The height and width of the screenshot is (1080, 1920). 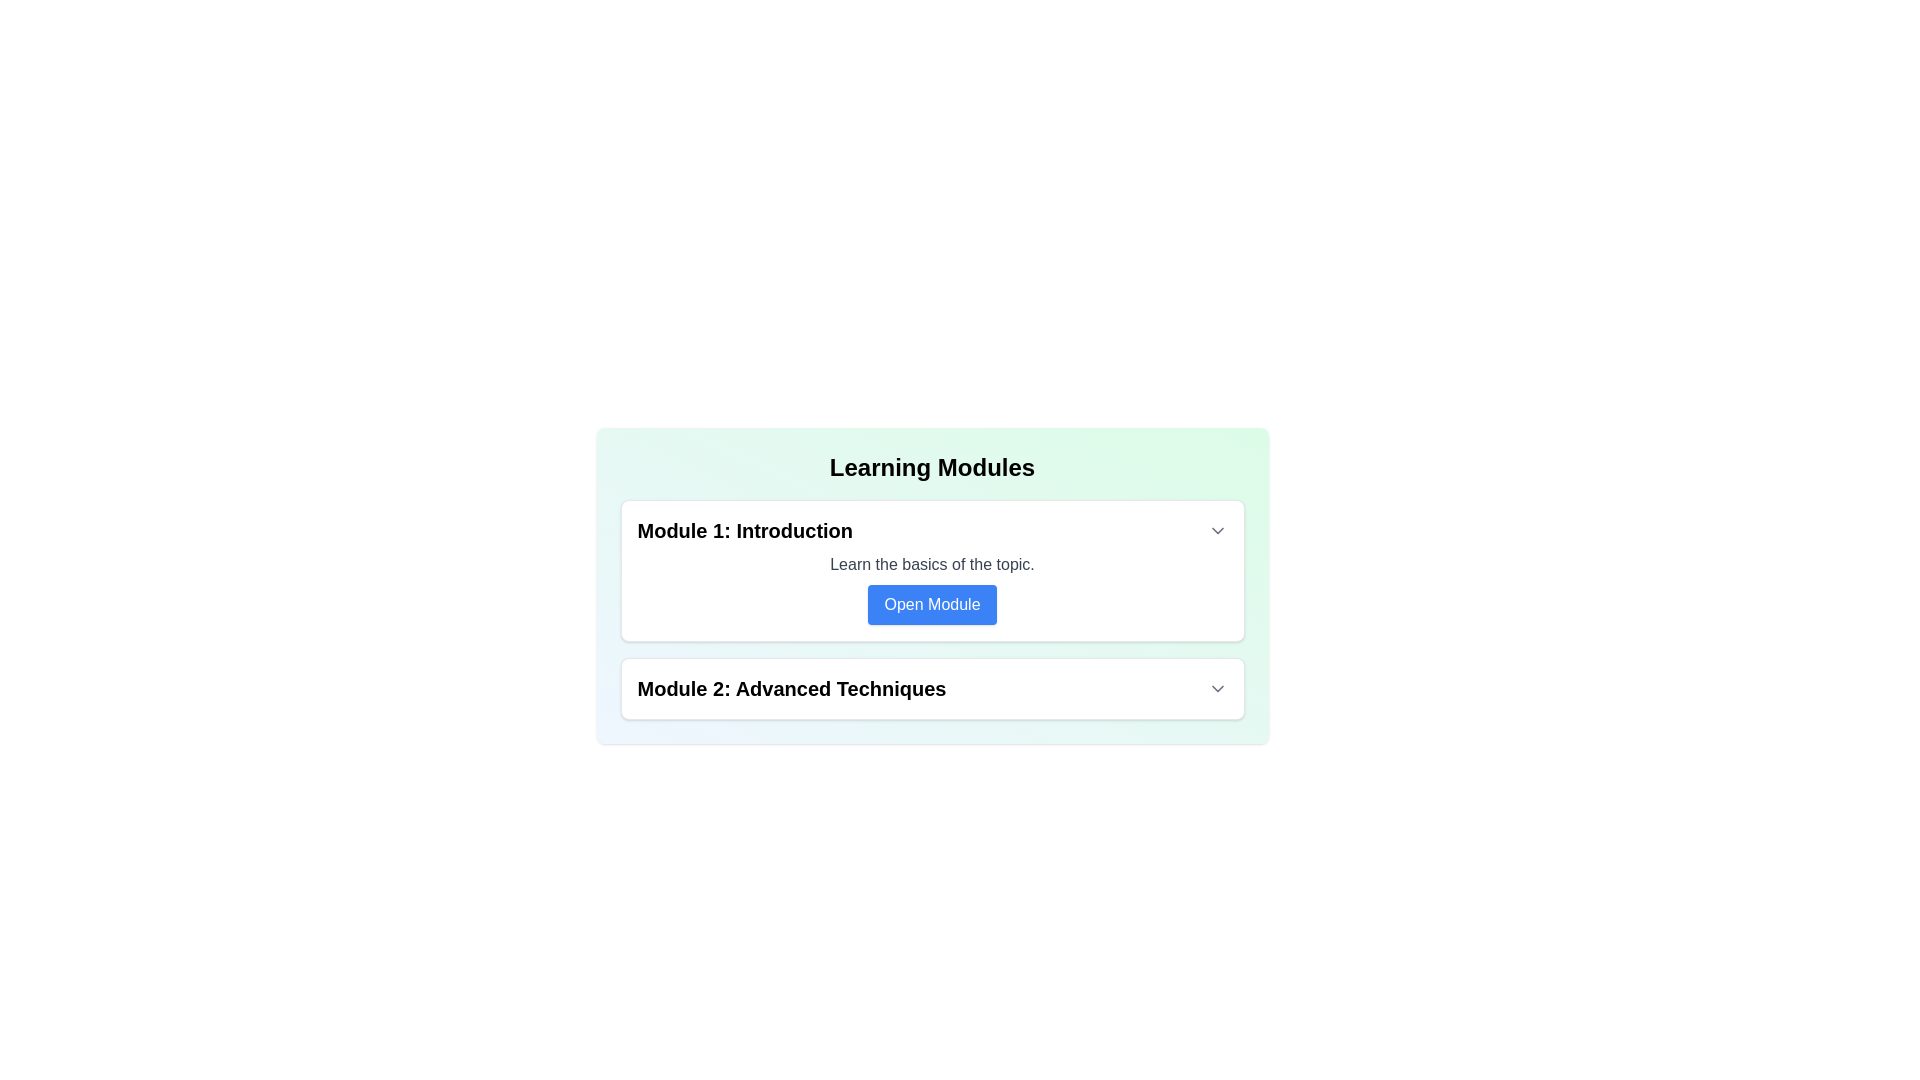 What do you see at coordinates (931, 588) in the screenshot?
I see `the 'Open Module' button located within the Informational Block under the title 'Module 1: Introduction'` at bounding box center [931, 588].